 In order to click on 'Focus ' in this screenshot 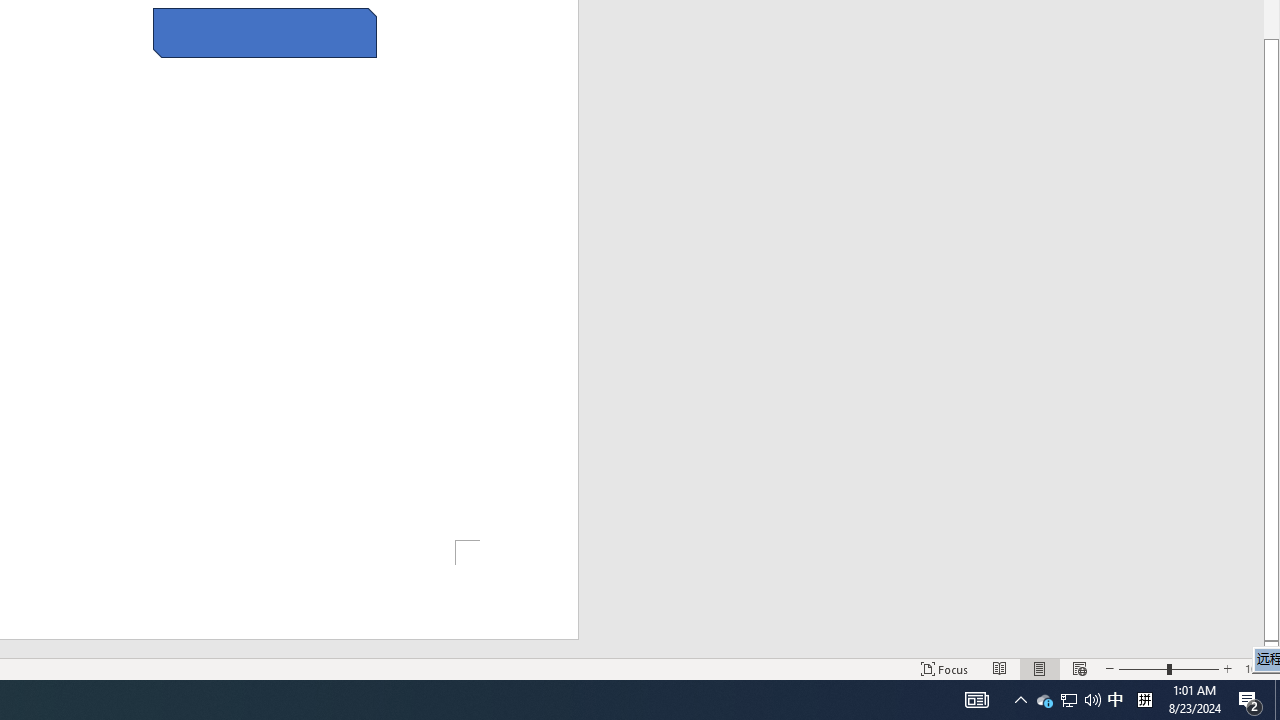, I will do `click(943, 669)`.